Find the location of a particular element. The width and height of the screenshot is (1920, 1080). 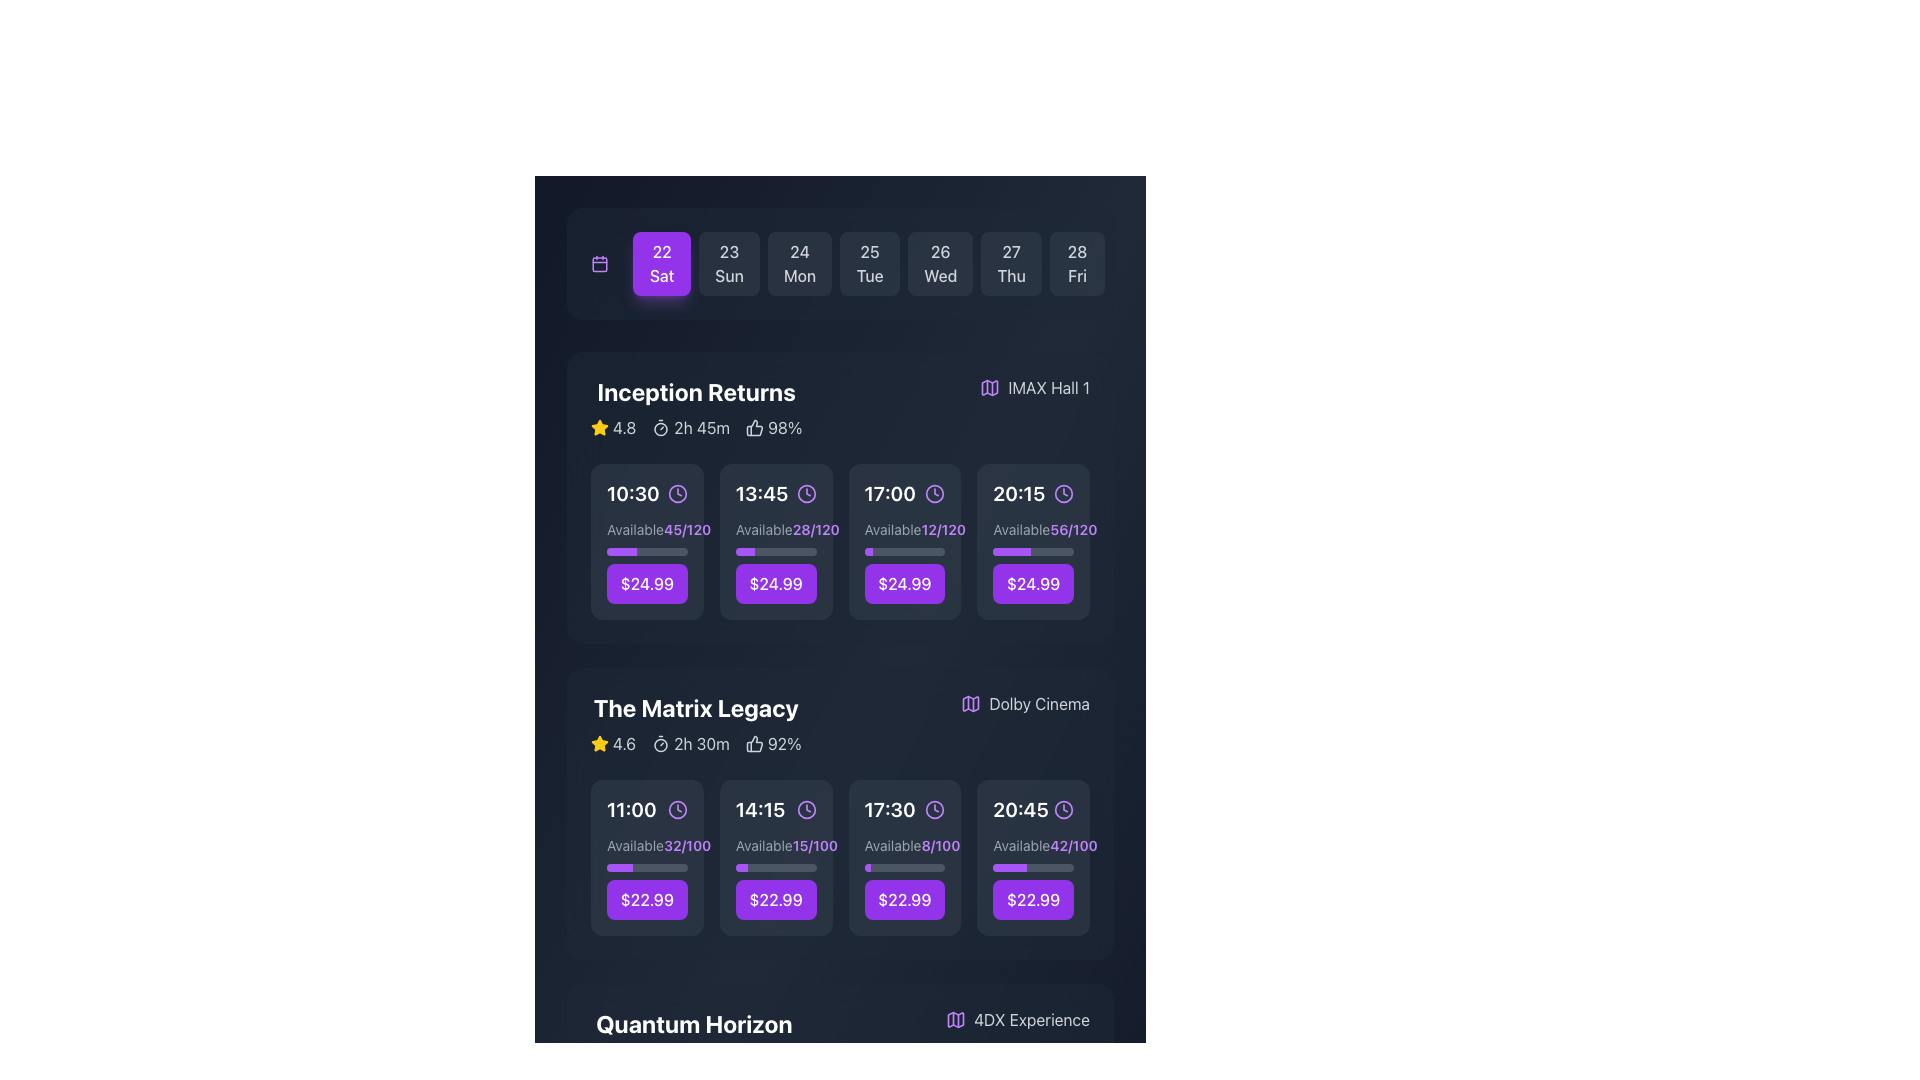

the button labeled '27 Thu' is located at coordinates (1011, 262).